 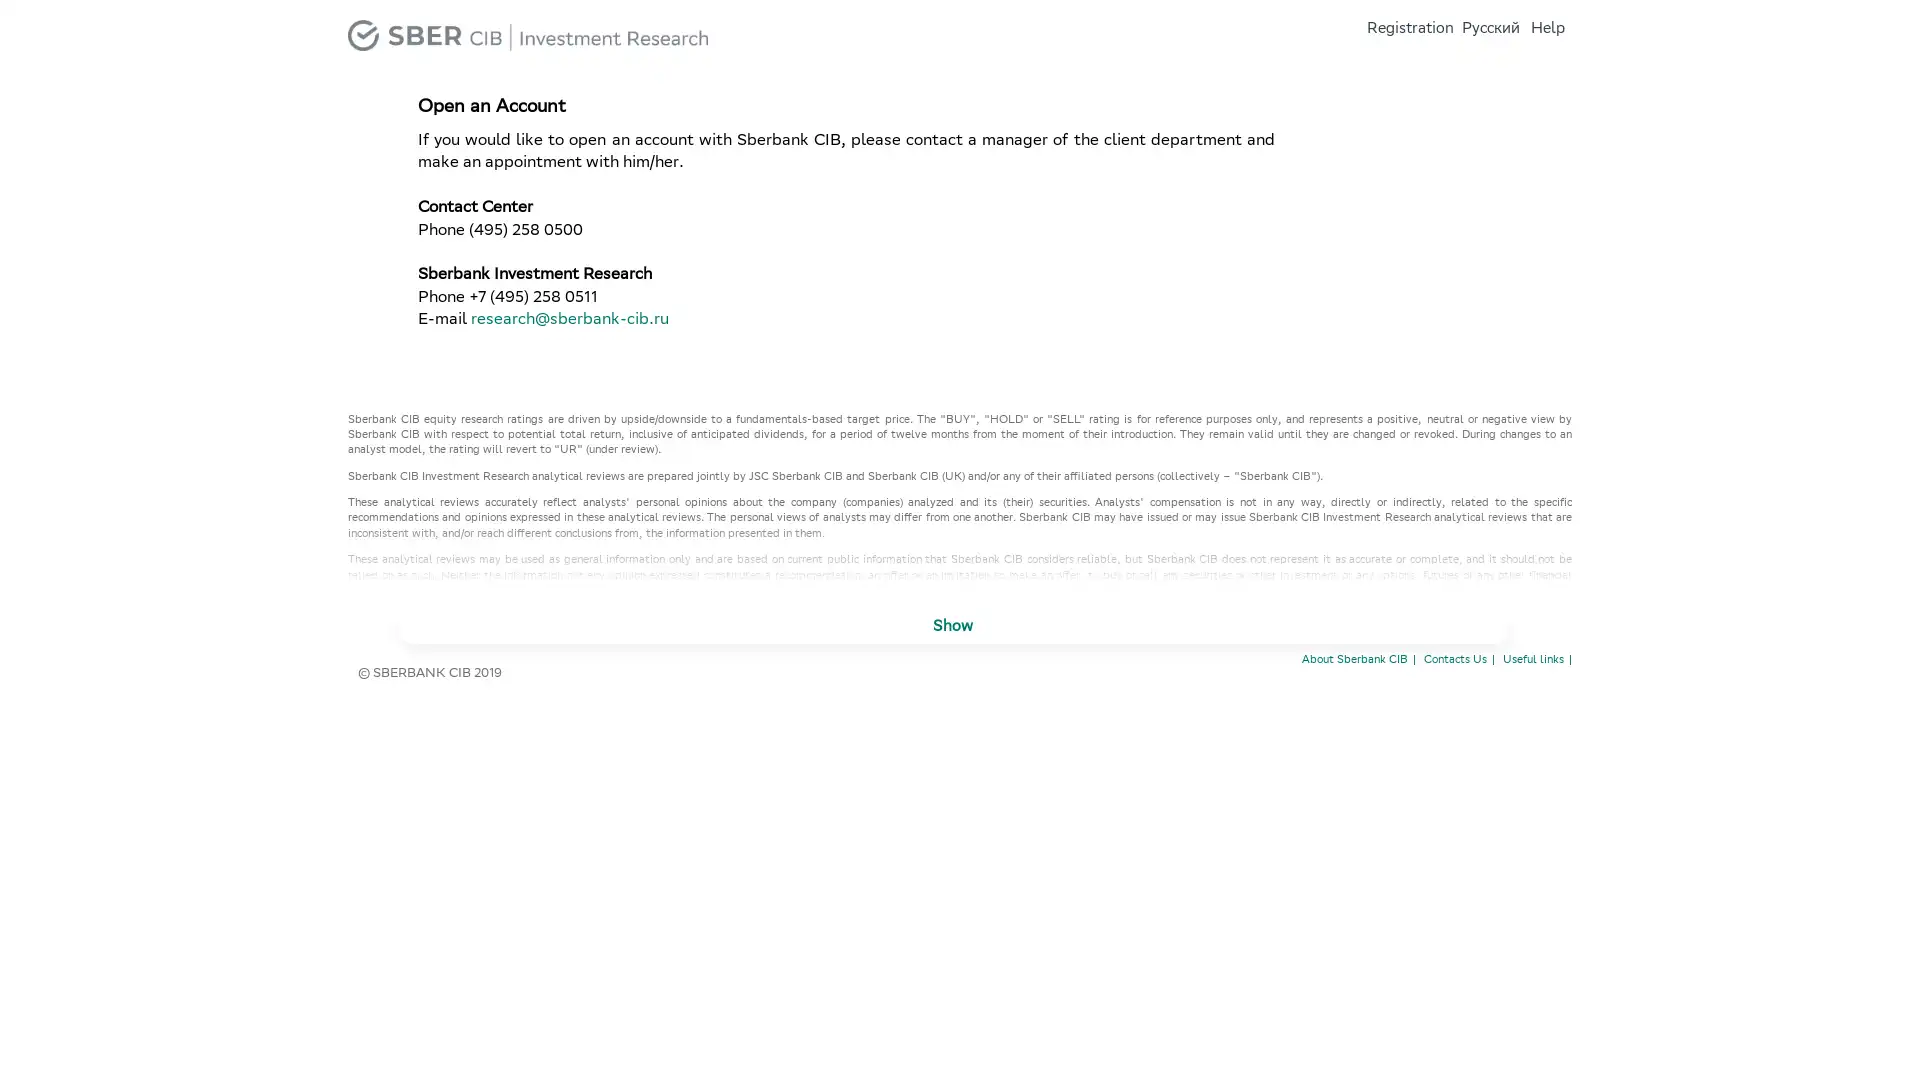 I want to click on Show, so click(x=952, y=627).